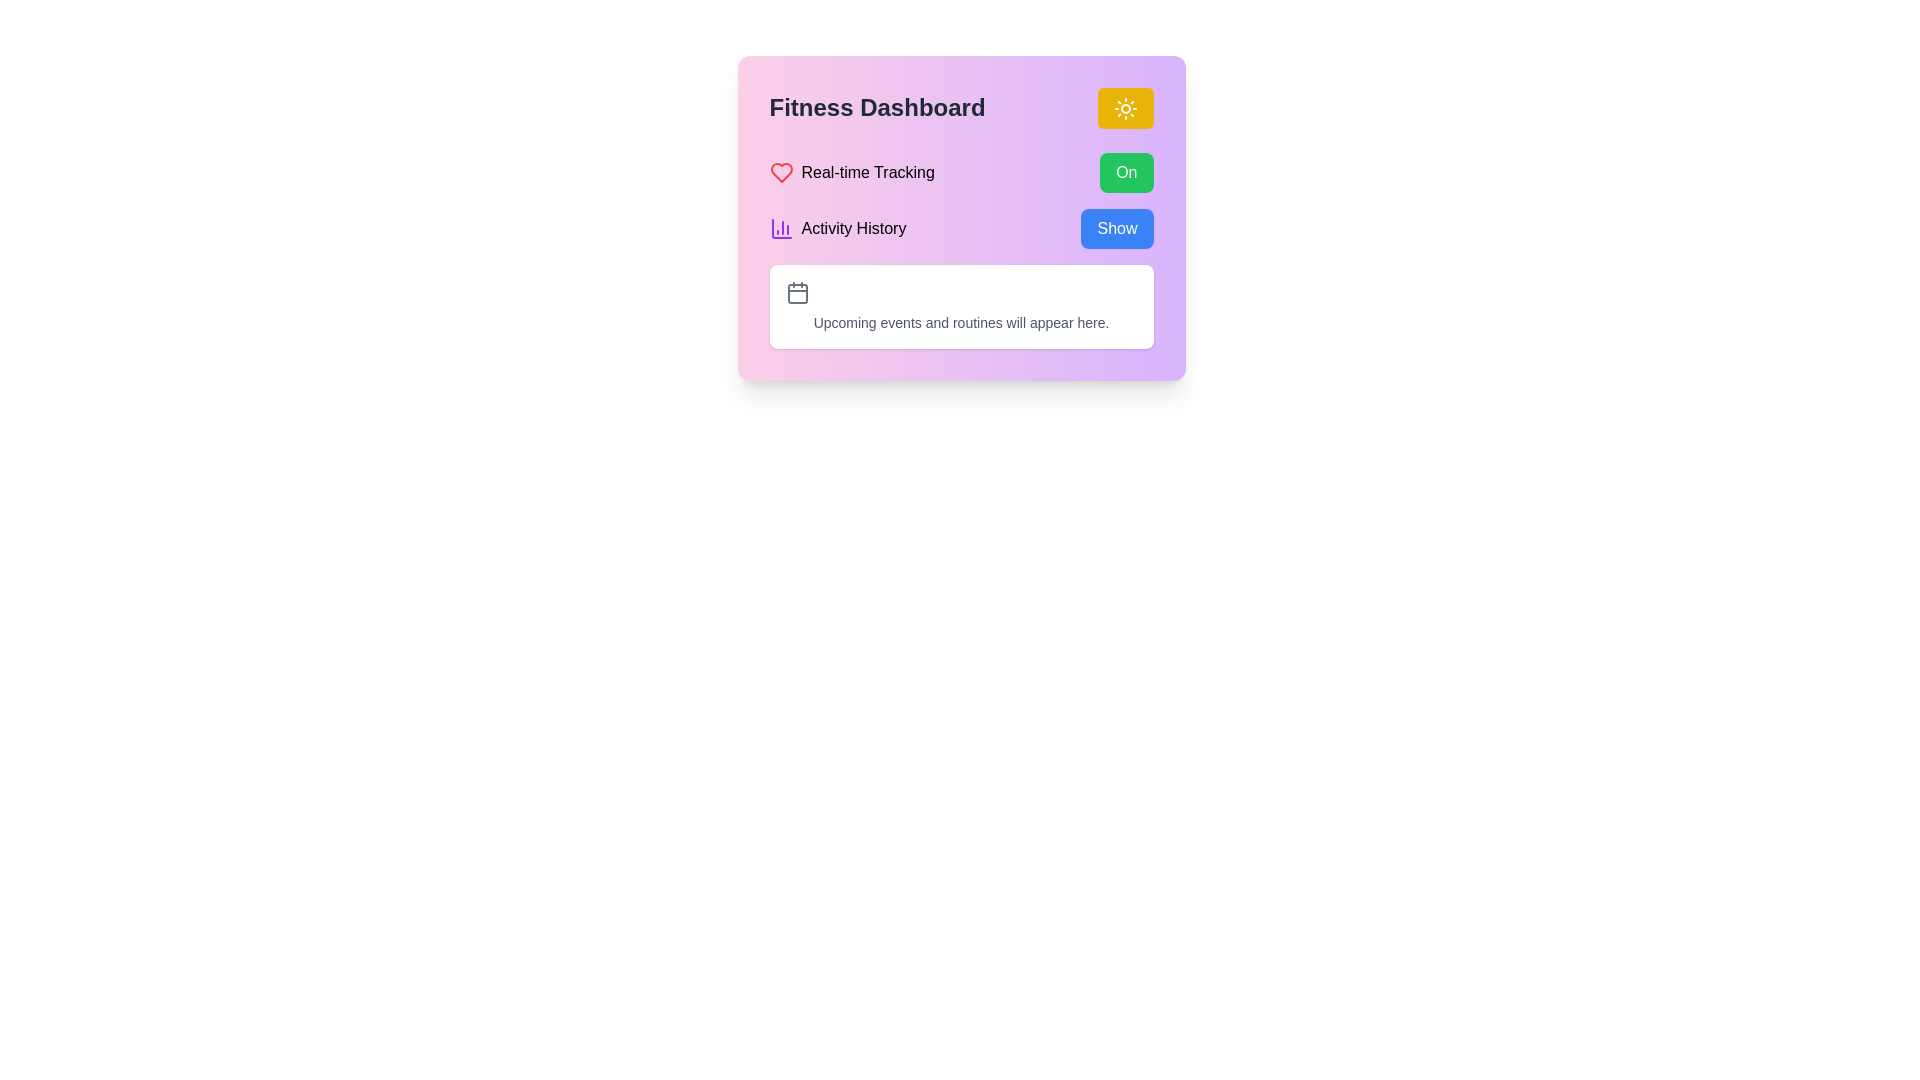 The height and width of the screenshot is (1080, 1920). I want to click on the 'Real-time Tracking' toggle element located in the 'Fitness Dashboard', so click(961, 171).